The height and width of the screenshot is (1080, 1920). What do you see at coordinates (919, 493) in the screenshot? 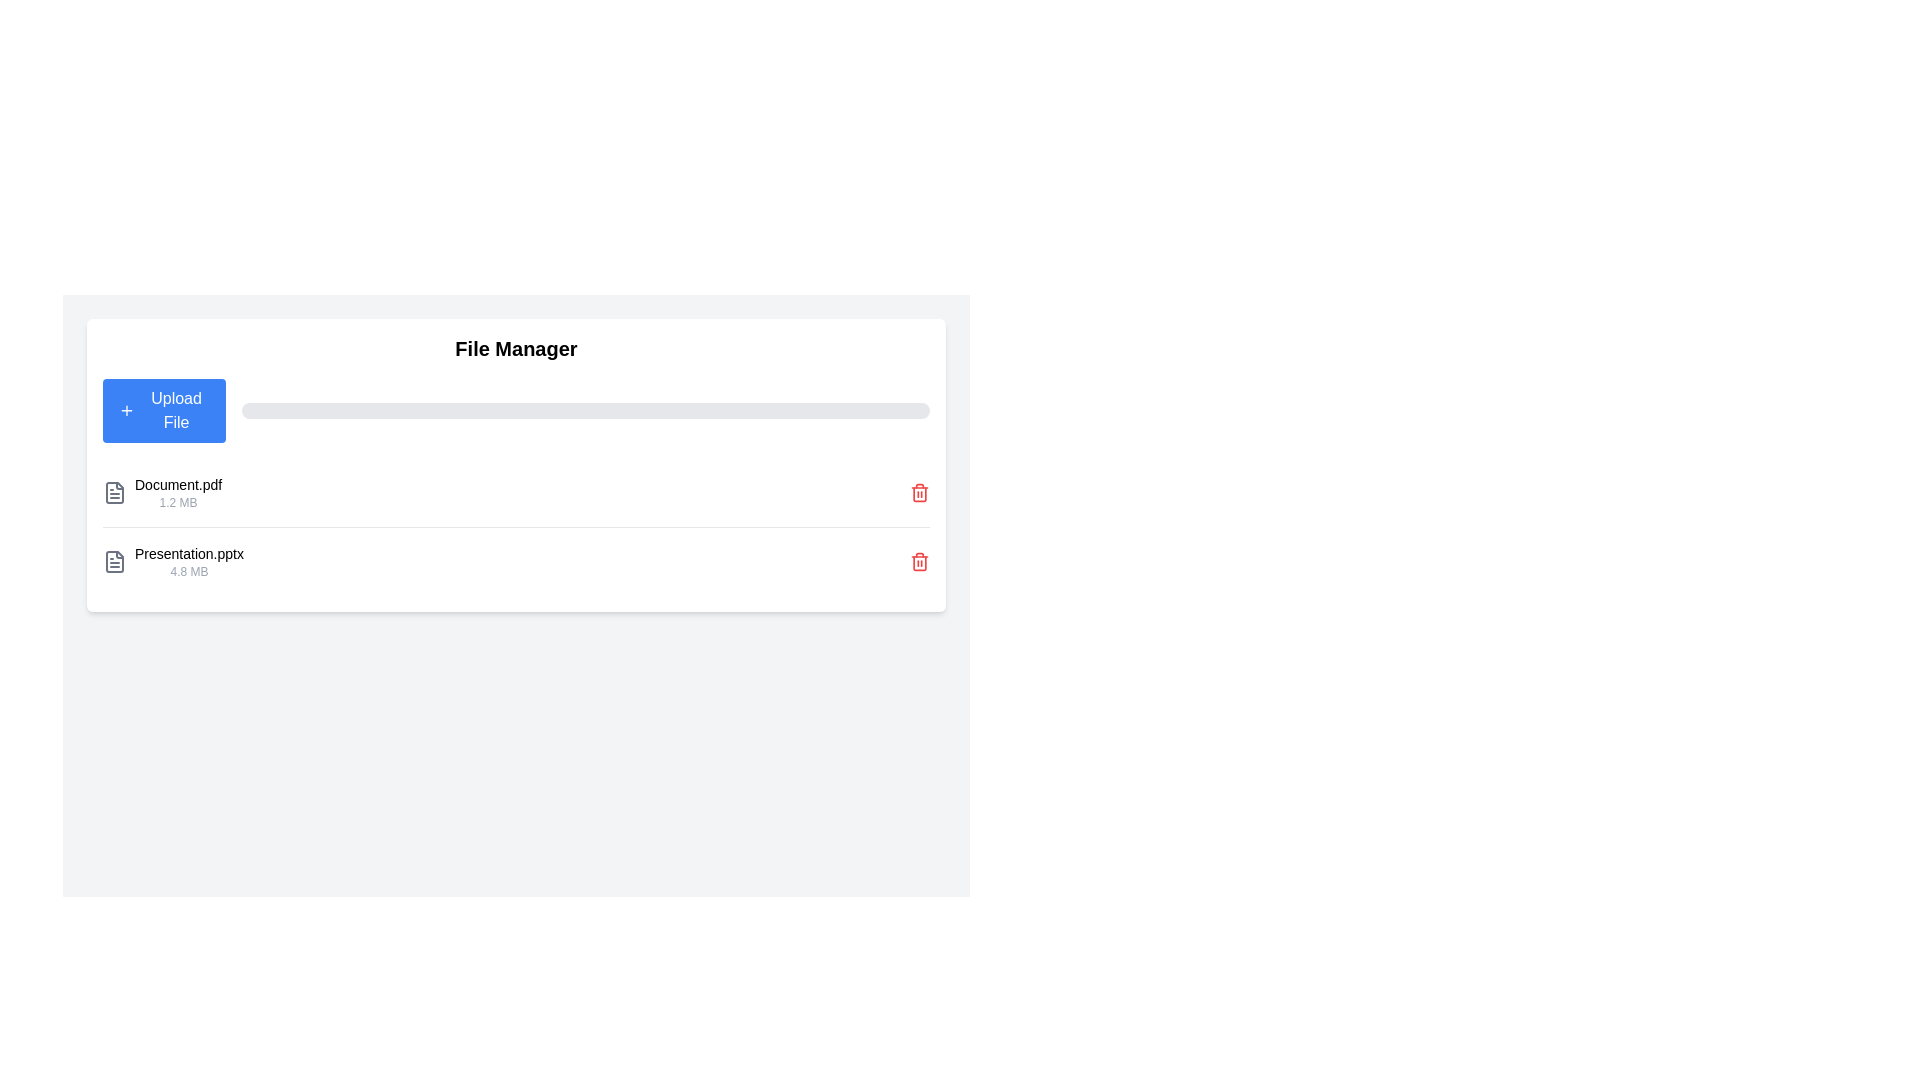
I see `the red trash icon button located at the far right of the file entry for 'Document.pdf'` at bounding box center [919, 493].